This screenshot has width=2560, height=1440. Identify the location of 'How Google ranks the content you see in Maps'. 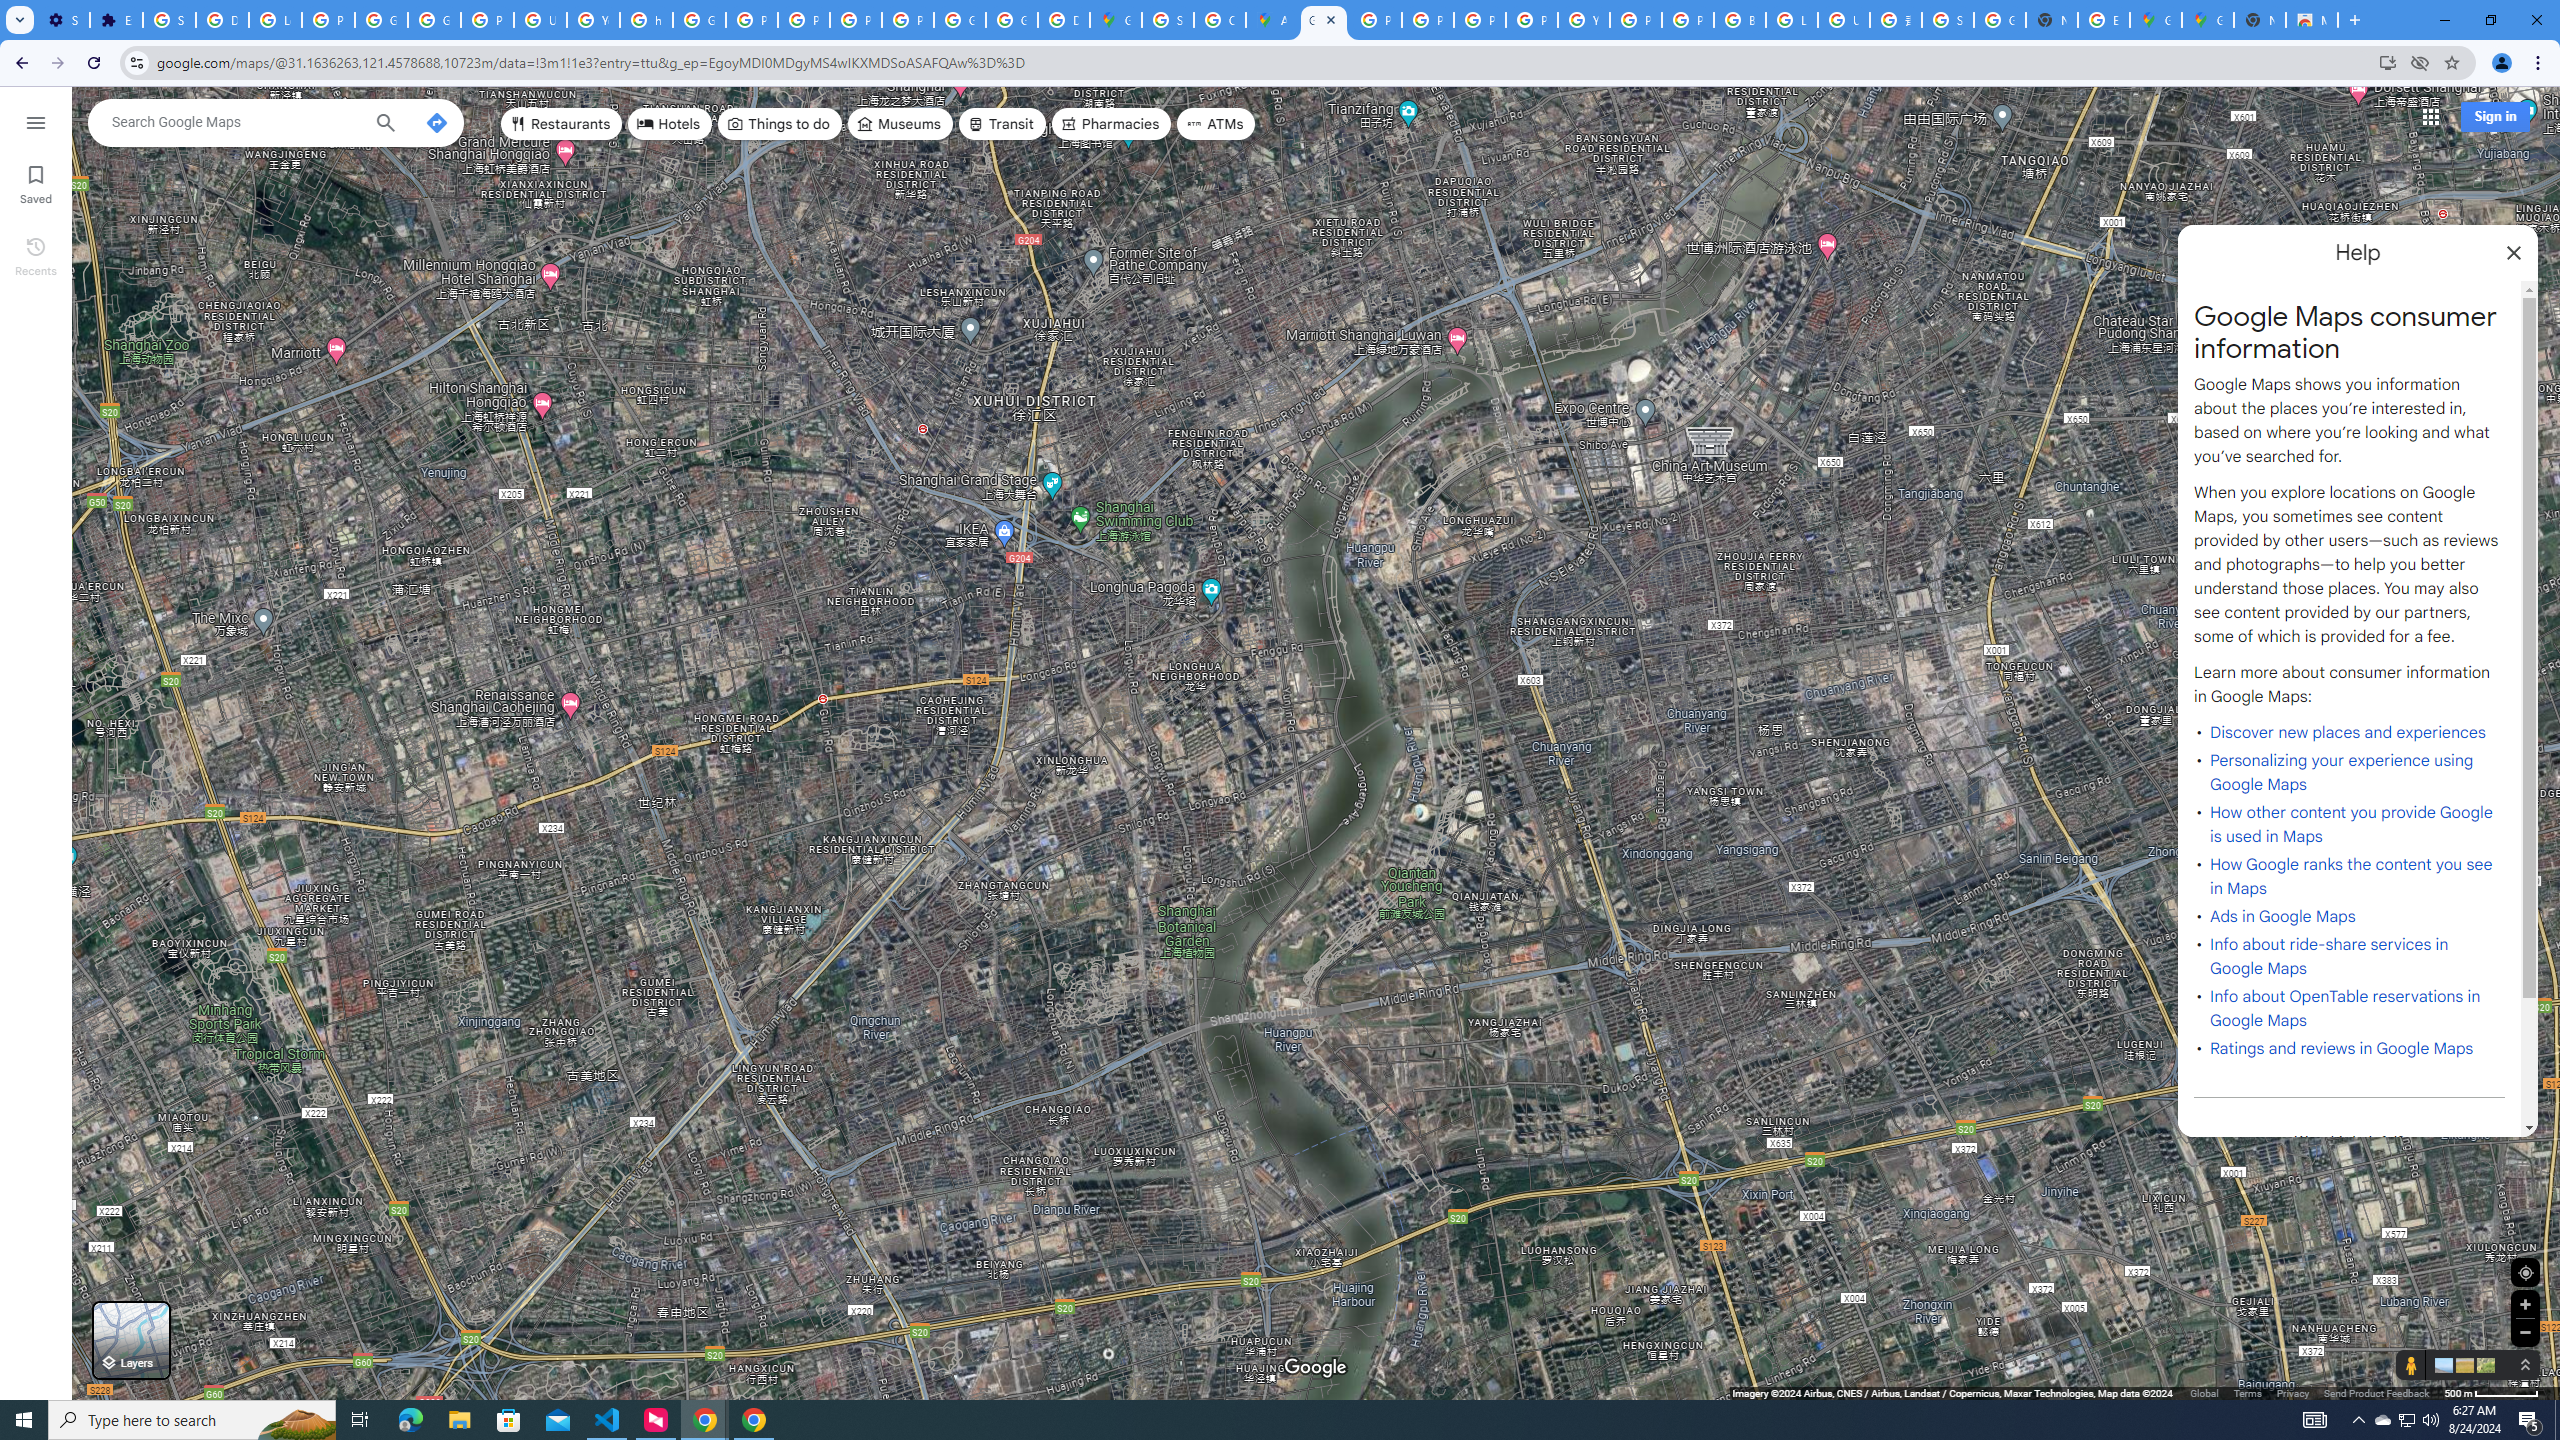
(2351, 876).